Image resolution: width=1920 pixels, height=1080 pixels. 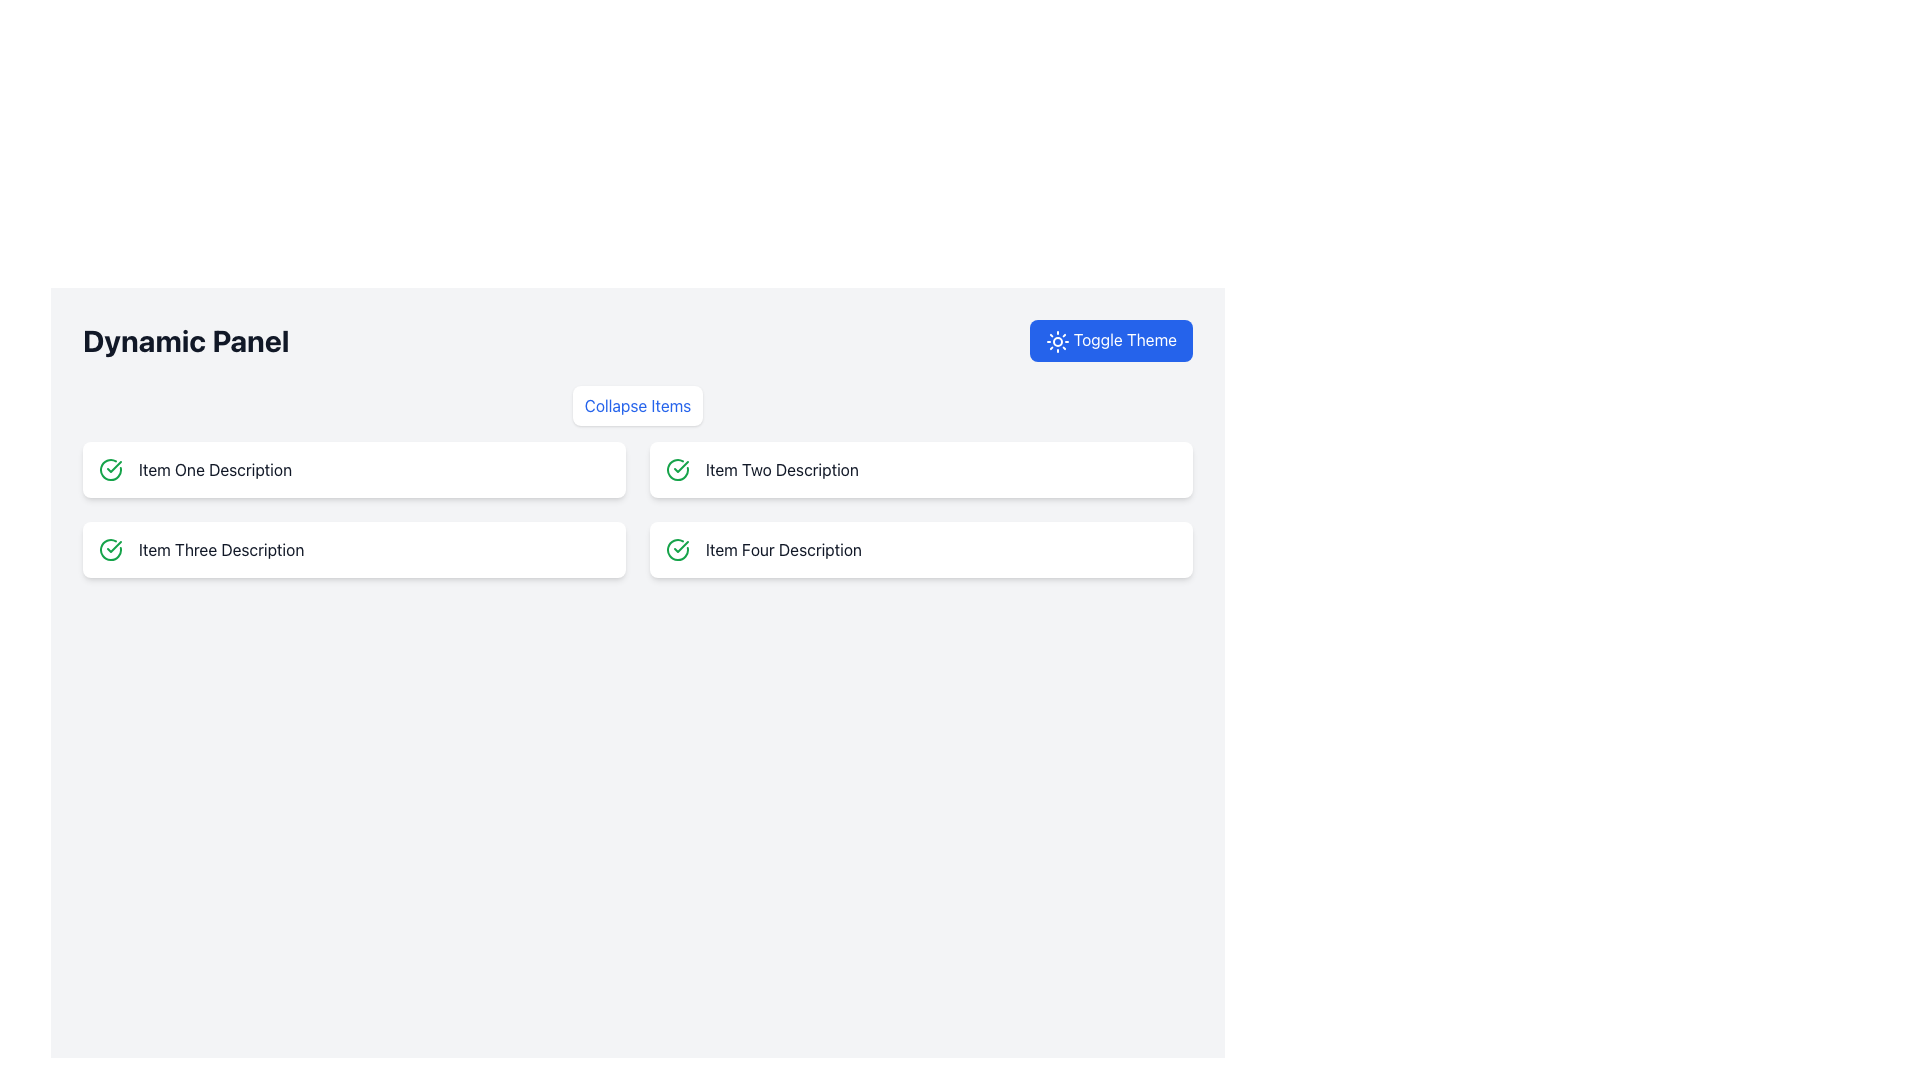 I want to click on the 'Toggle Theme' button using tab navigation, so click(x=1110, y=339).